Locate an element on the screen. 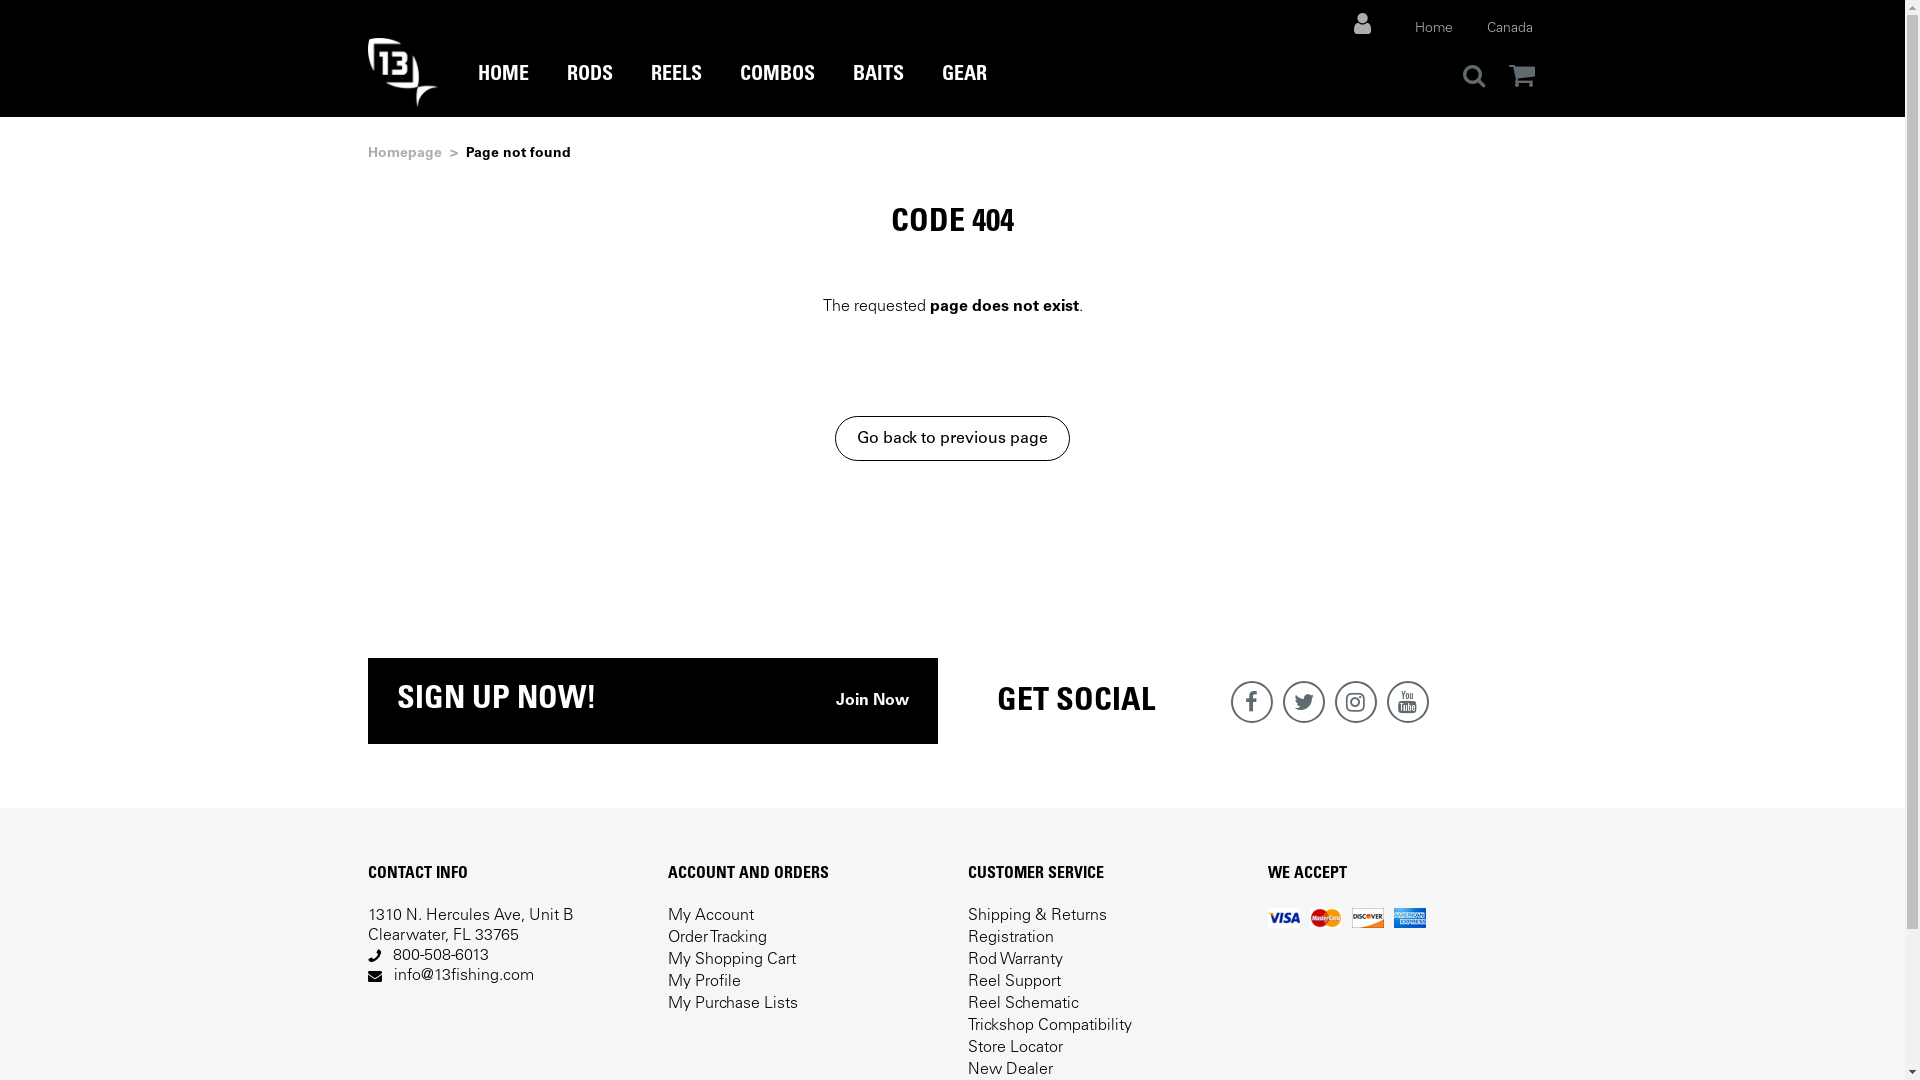 This screenshot has height=1080, width=1920. 'New Dealer' is located at coordinates (1010, 1068).